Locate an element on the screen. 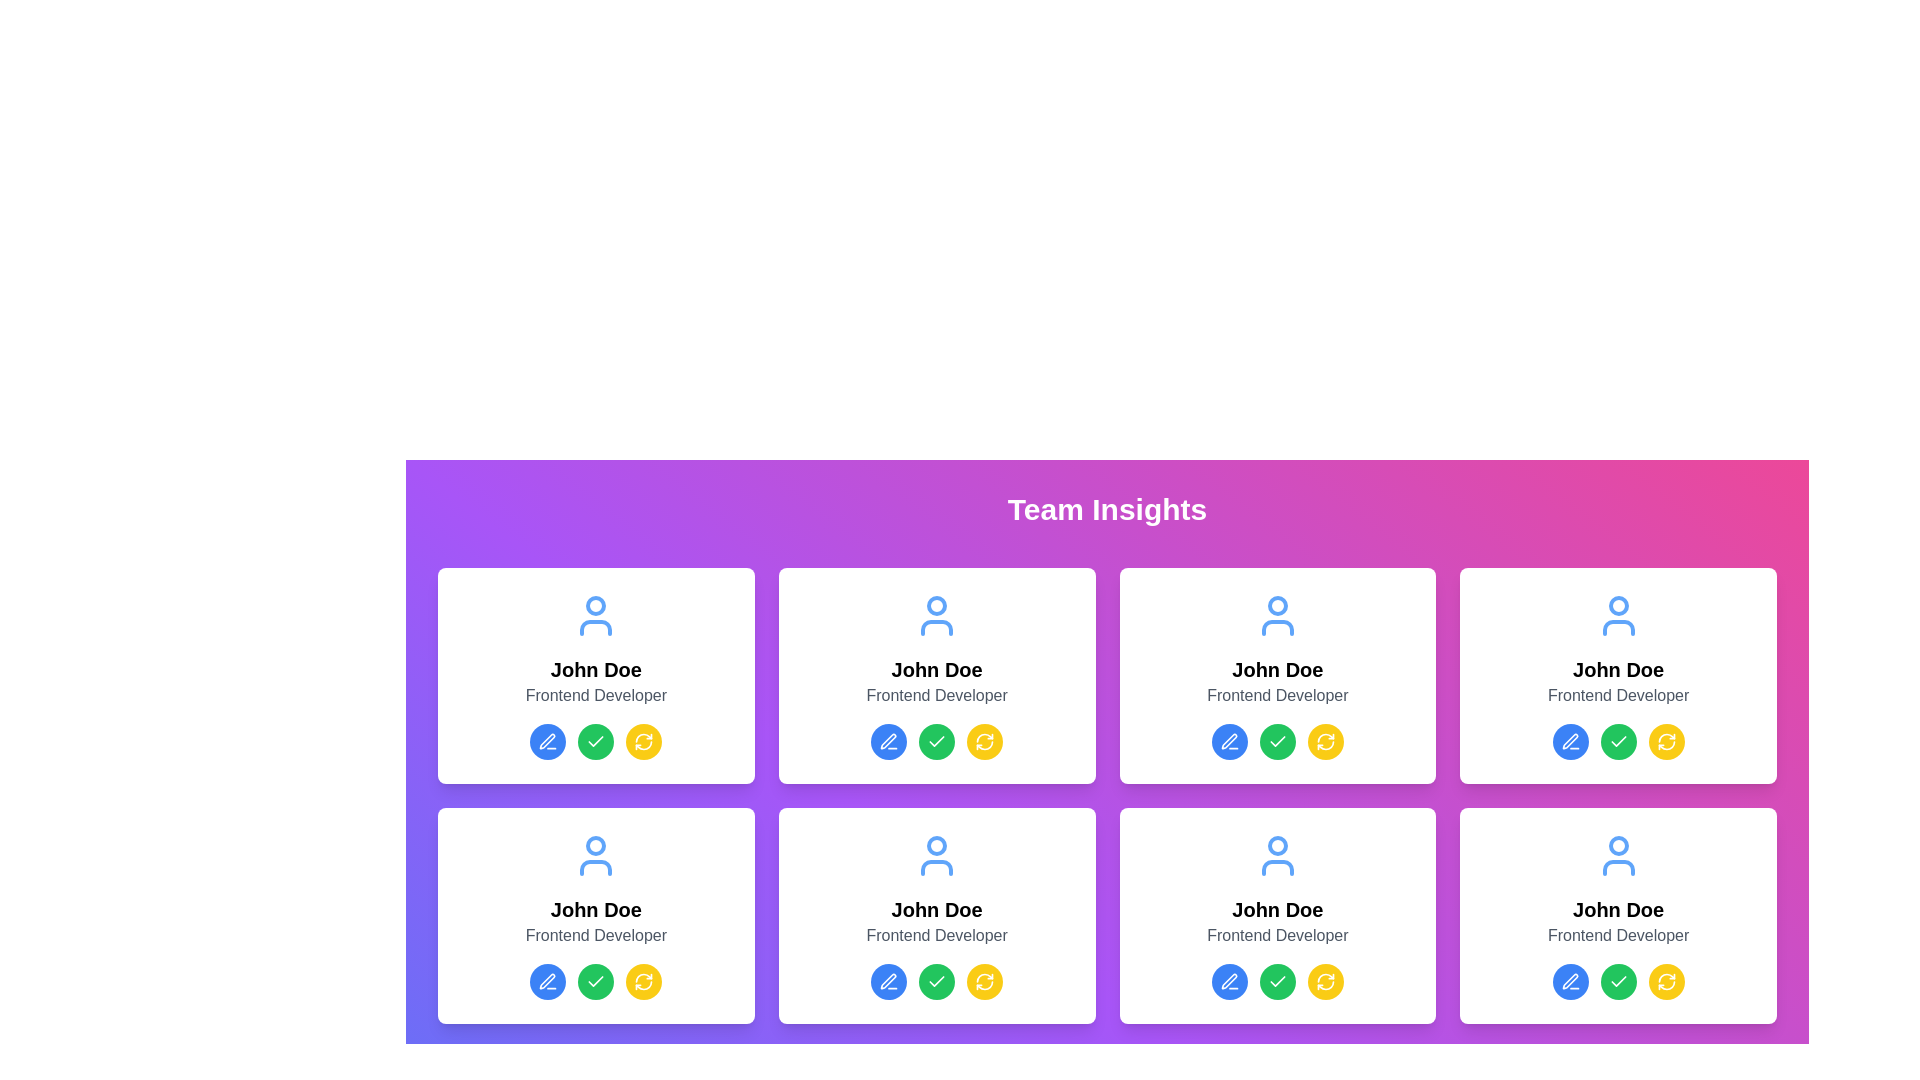 The width and height of the screenshot is (1920, 1080). the user profile icon representing 'John Doe', a Frontend Developer, located at the top of the second card in the second row of the Team Insights section is located at coordinates (595, 855).